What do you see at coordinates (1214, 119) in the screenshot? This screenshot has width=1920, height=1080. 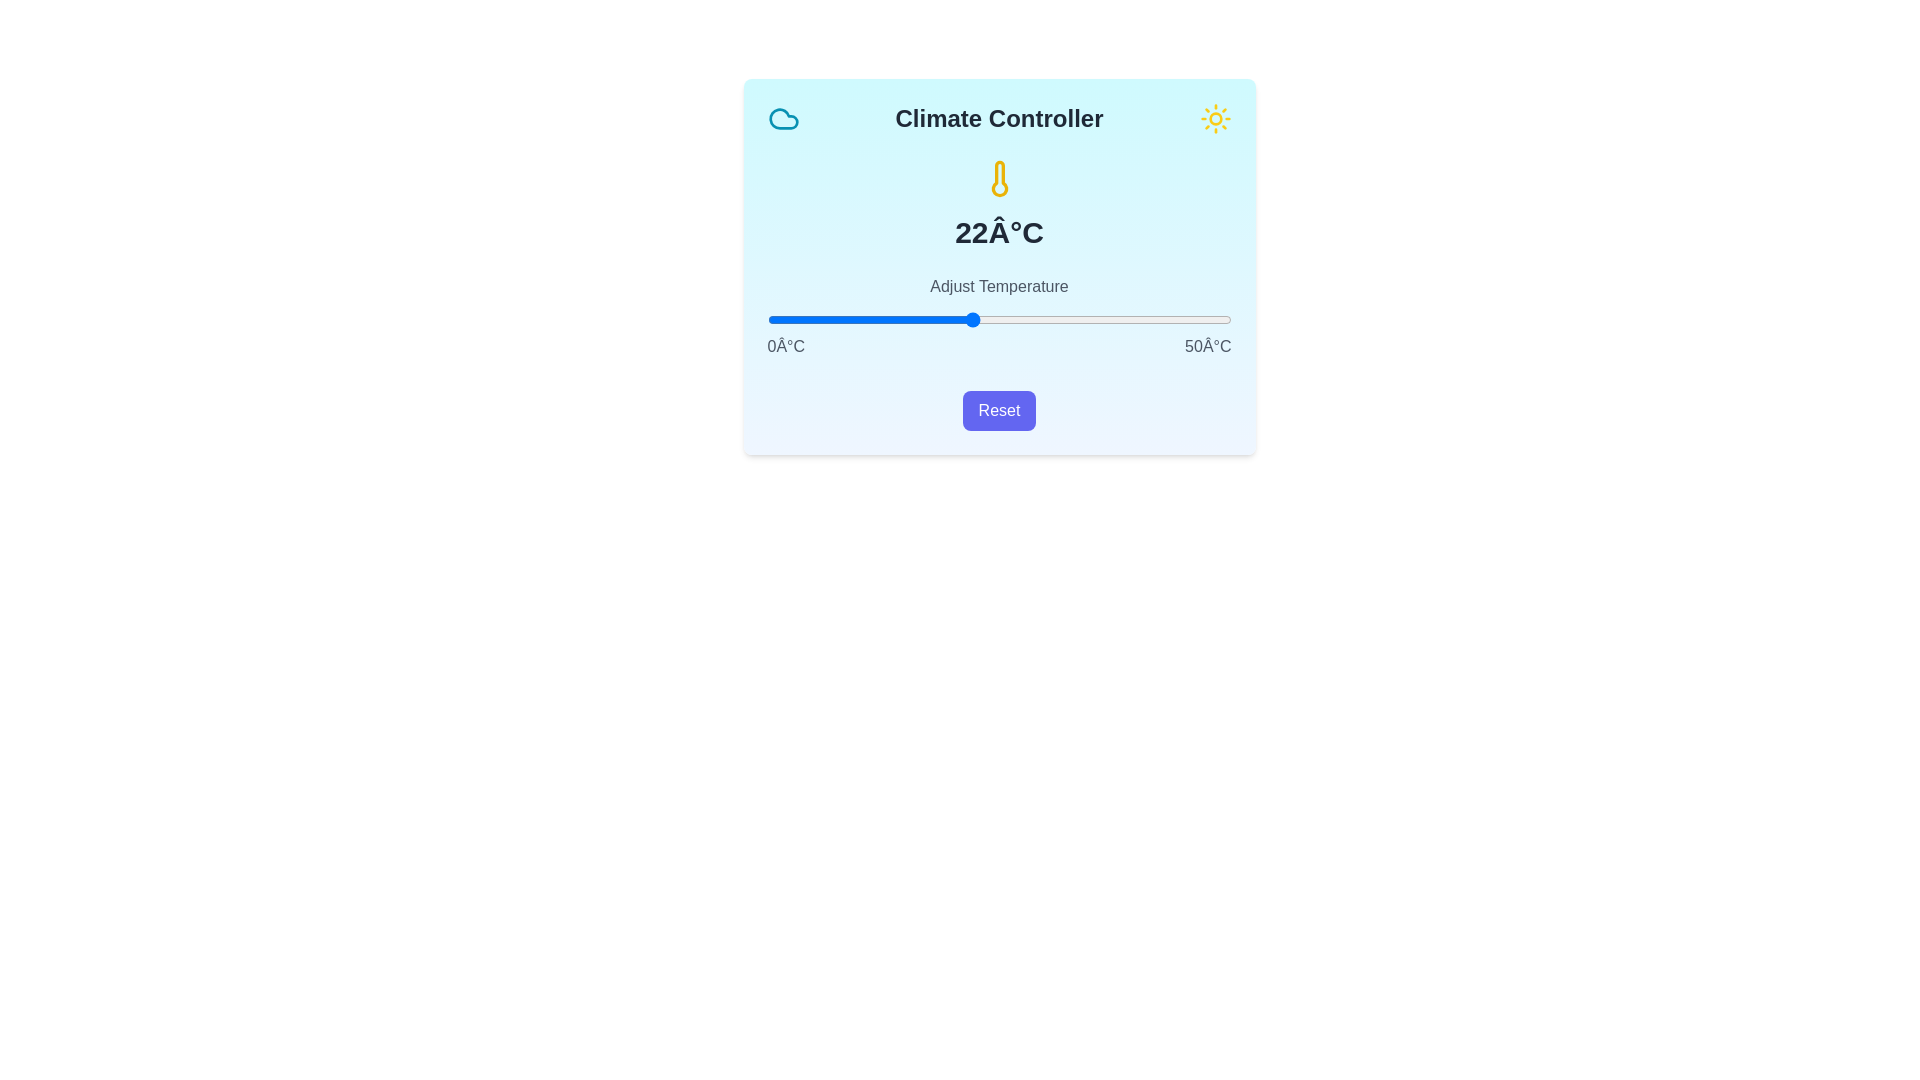 I see `the sun icon in the header` at bounding box center [1214, 119].